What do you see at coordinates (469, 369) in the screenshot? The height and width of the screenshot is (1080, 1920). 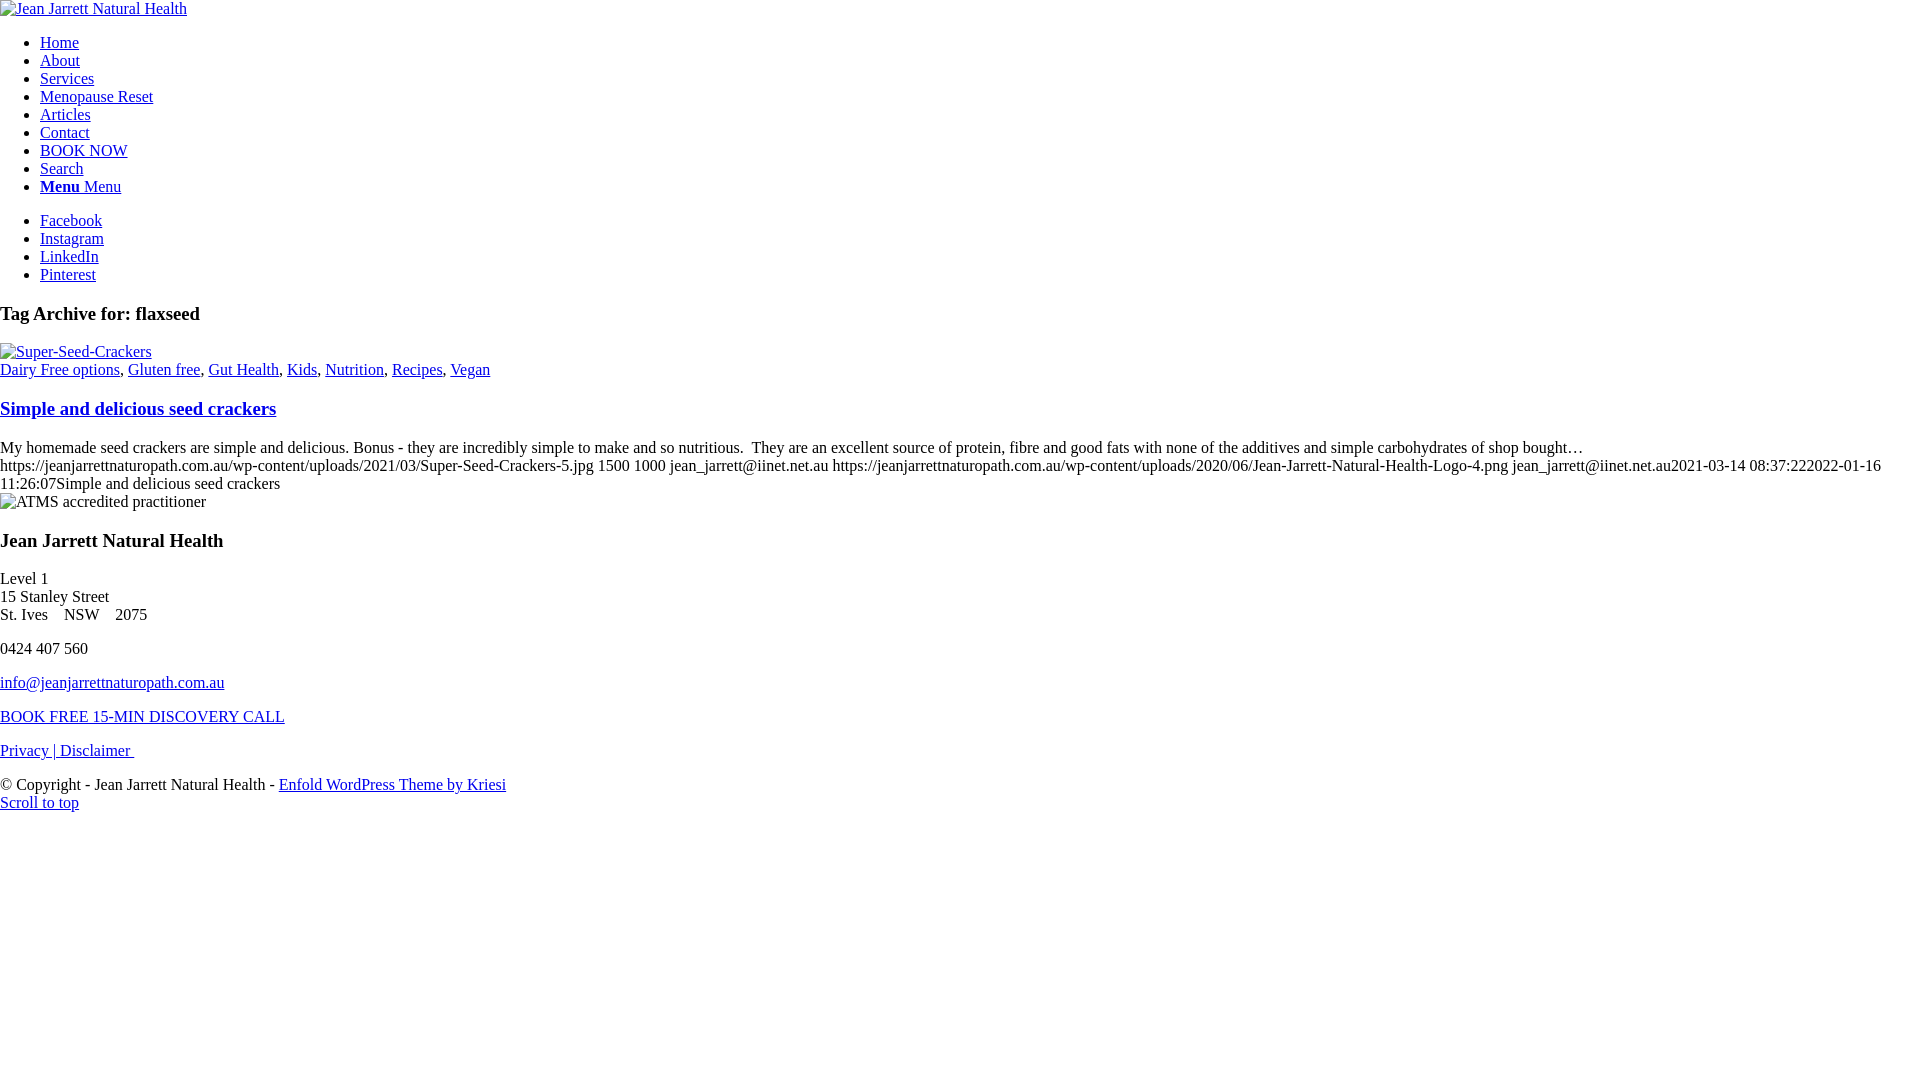 I see `'Vegan'` at bounding box center [469, 369].